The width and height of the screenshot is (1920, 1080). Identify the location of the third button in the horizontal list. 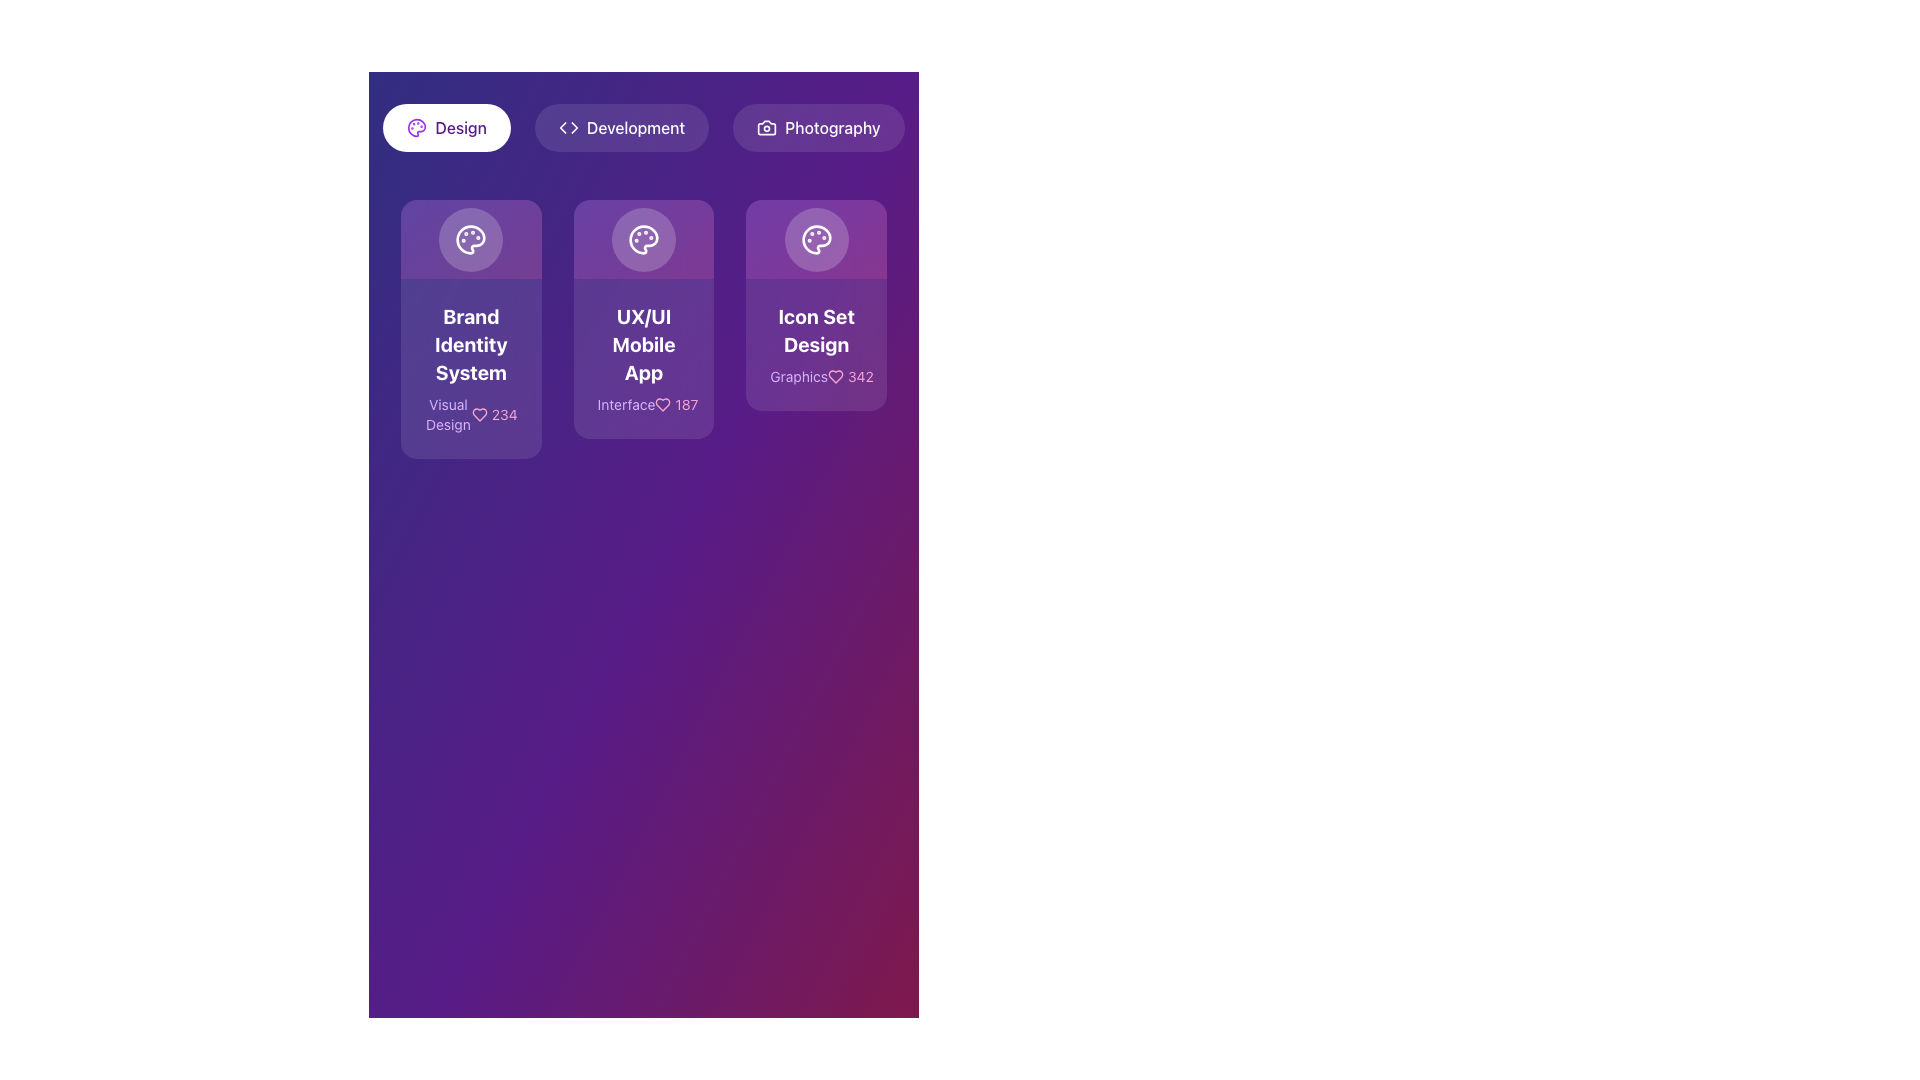
(818, 127).